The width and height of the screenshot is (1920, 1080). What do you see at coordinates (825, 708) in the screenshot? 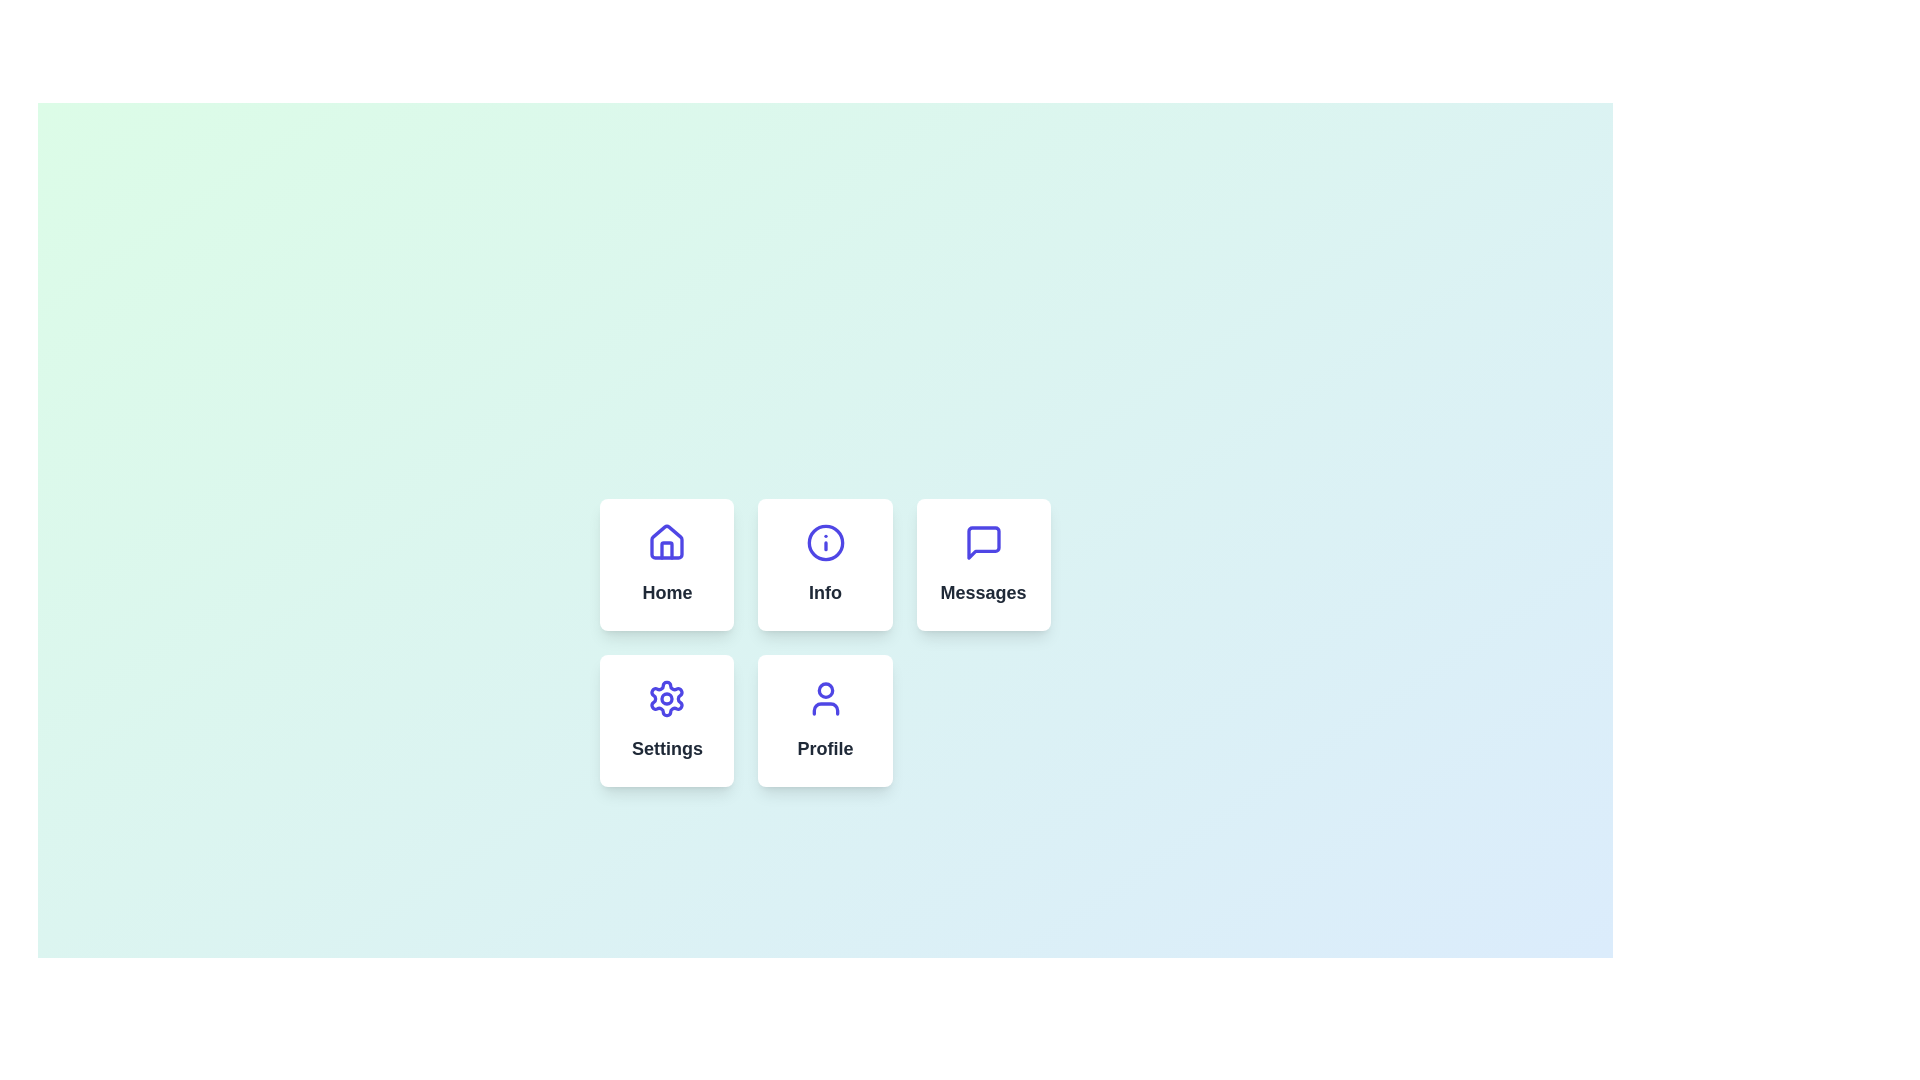
I see `the Decorative icon element that represents the bottom part of the user profile icon located in the bottom-right square of the Profile grid` at bounding box center [825, 708].